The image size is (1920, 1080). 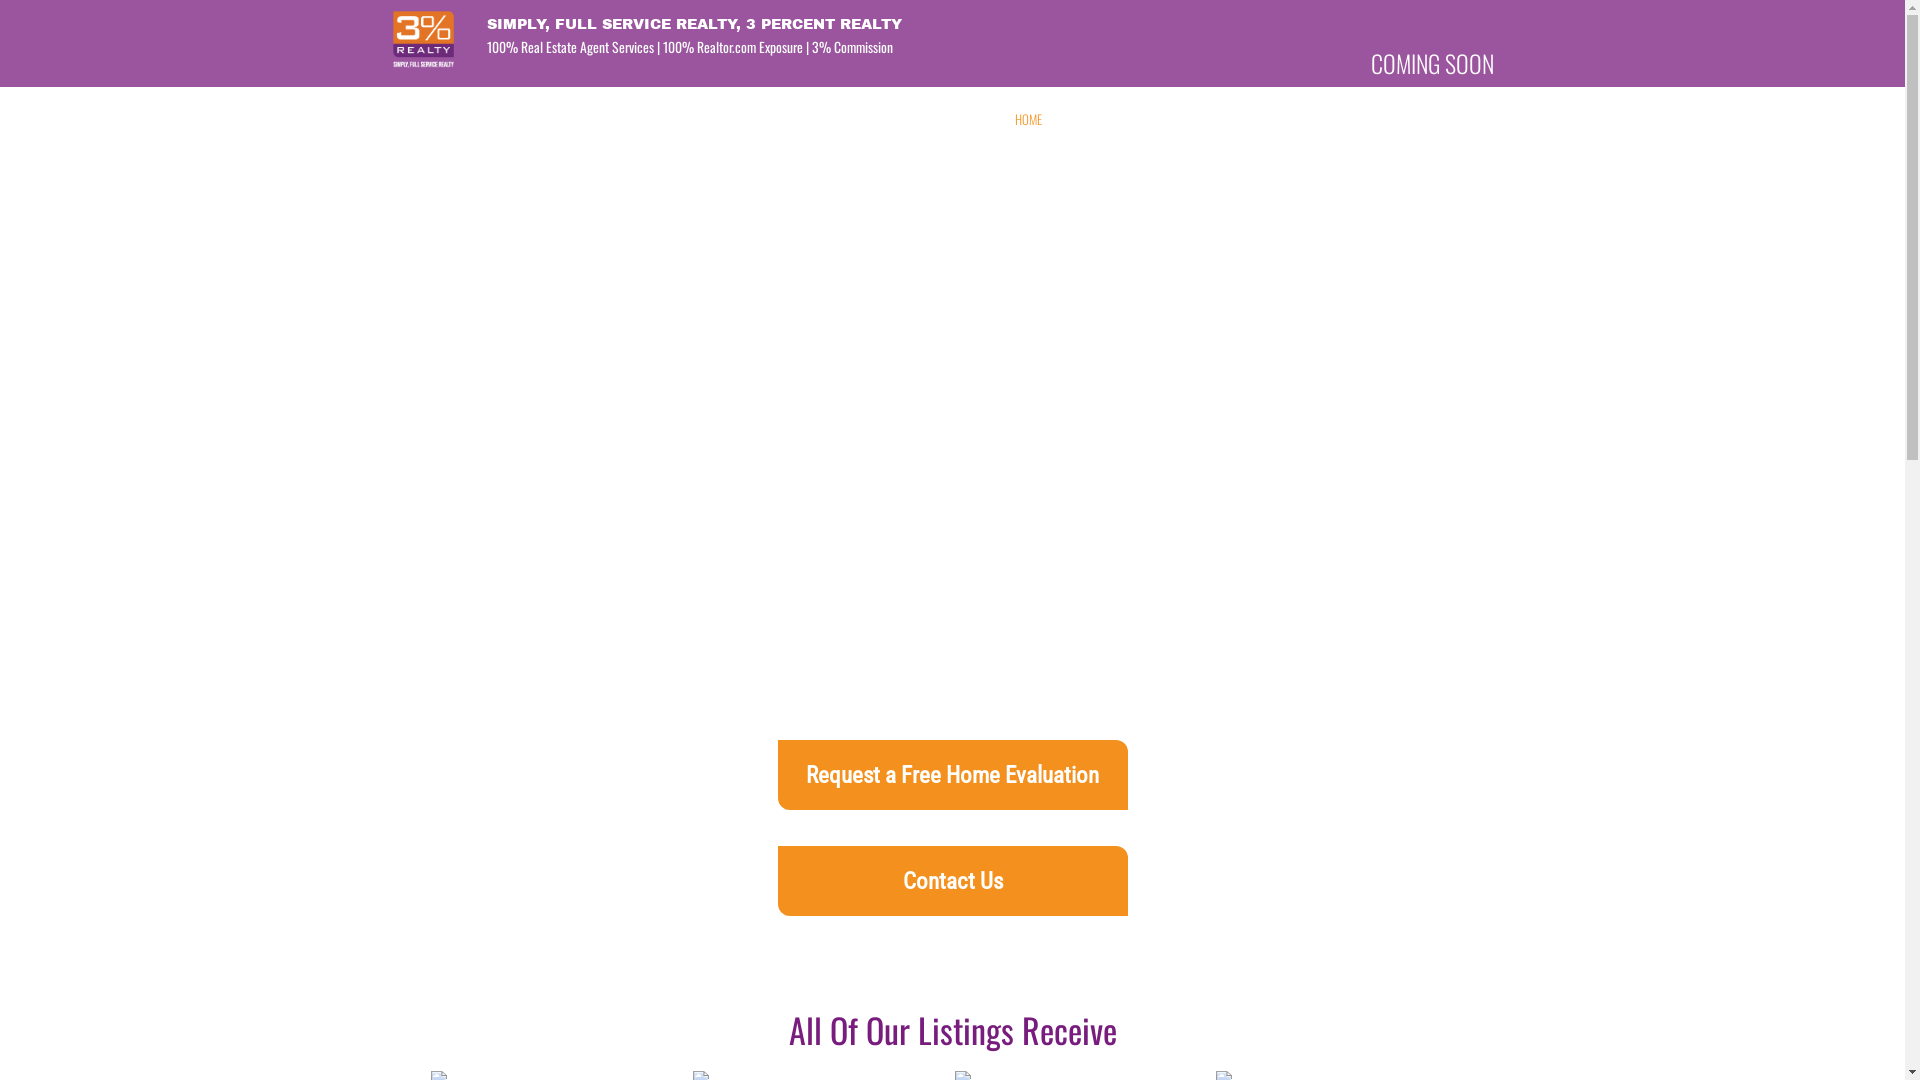 What do you see at coordinates (1266, 119) in the screenshot?
I see `'LISTINGS'` at bounding box center [1266, 119].